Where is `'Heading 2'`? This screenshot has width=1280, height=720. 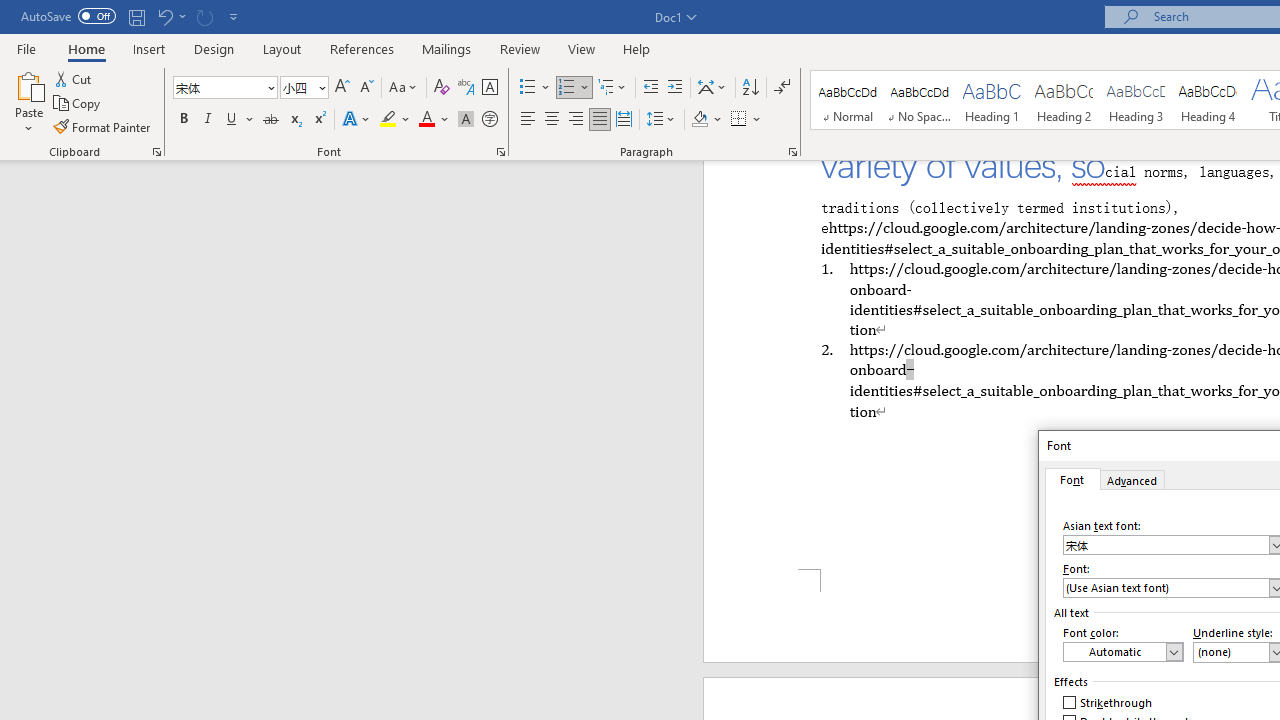
'Heading 2' is located at coordinates (1062, 100).